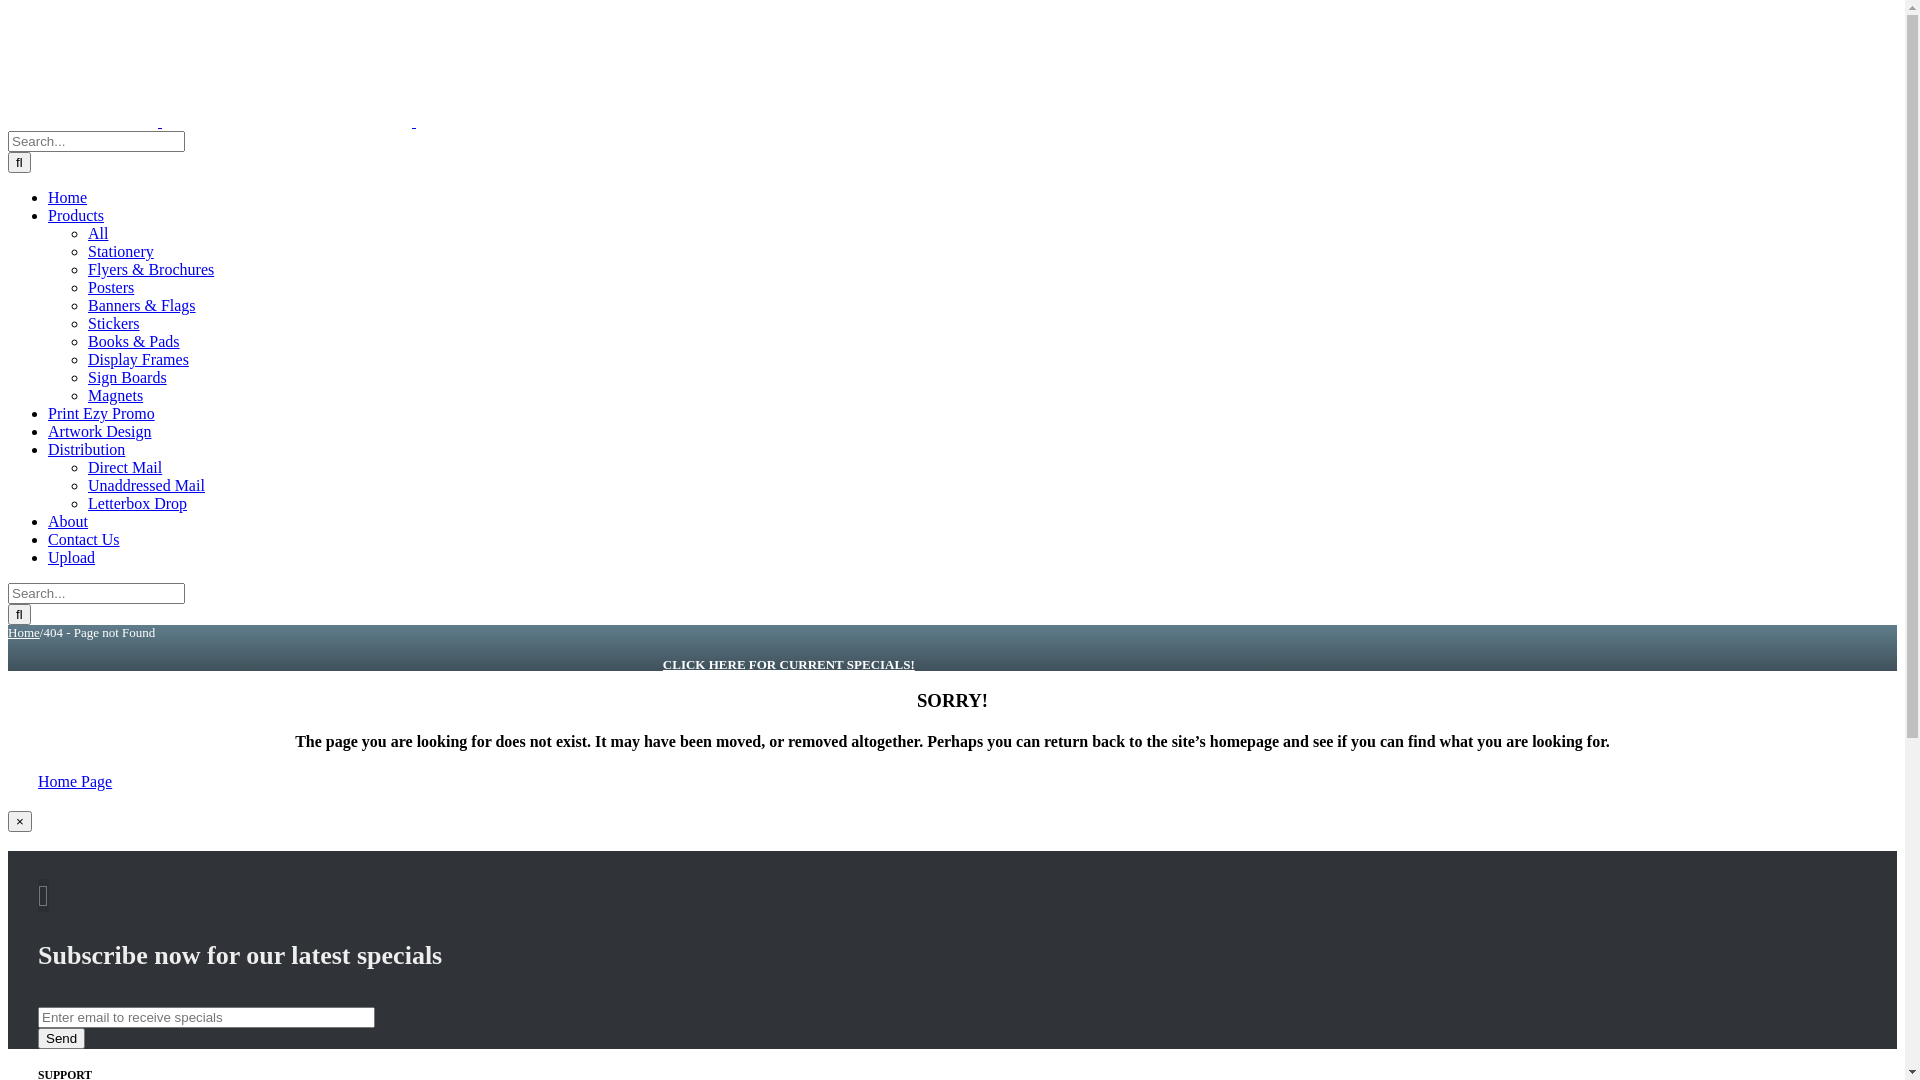 This screenshot has width=1920, height=1080. What do you see at coordinates (787, 664) in the screenshot?
I see `'CLICK HERE FOR CURRENT SPECIALS!'` at bounding box center [787, 664].